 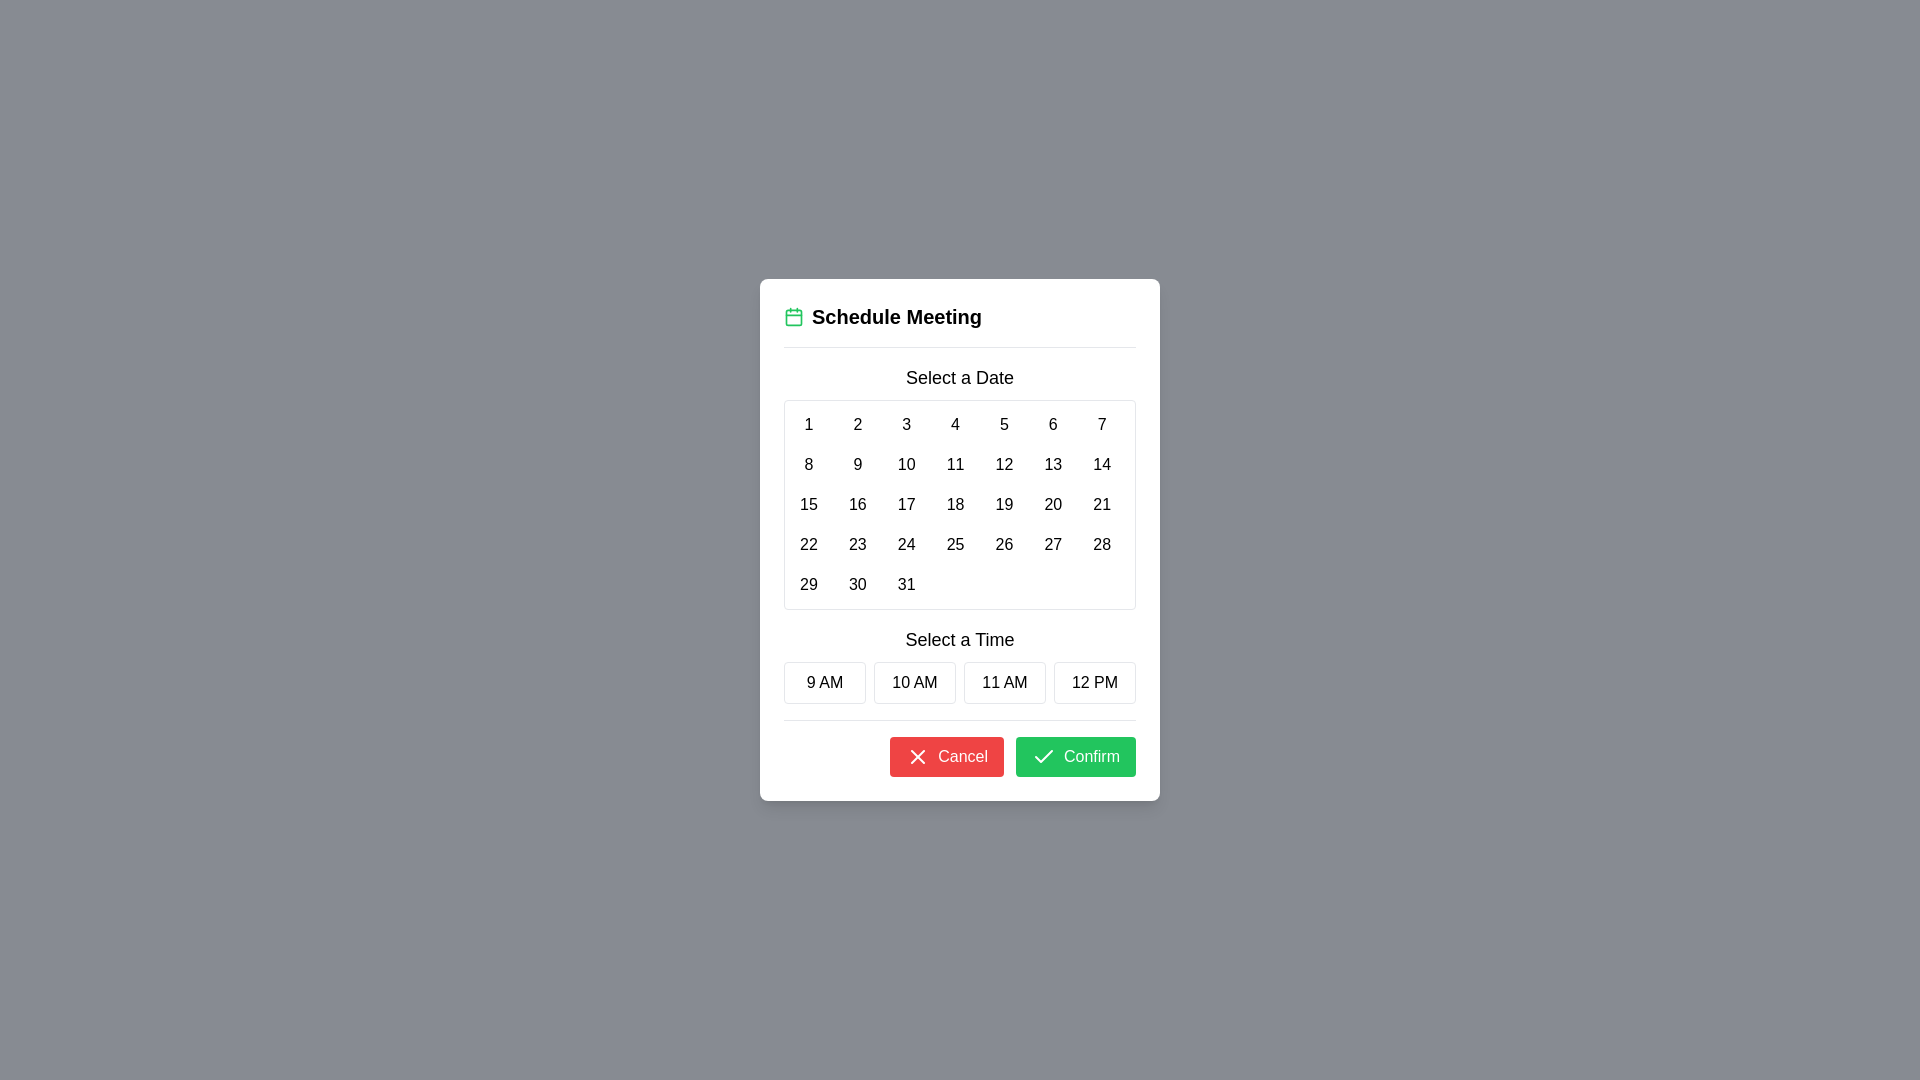 What do you see at coordinates (1052, 544) in the screenshot?
I see `the small rectangular button displaying the number '27', which is part of a calendar grid layout` at bounding box center [1052, 544].